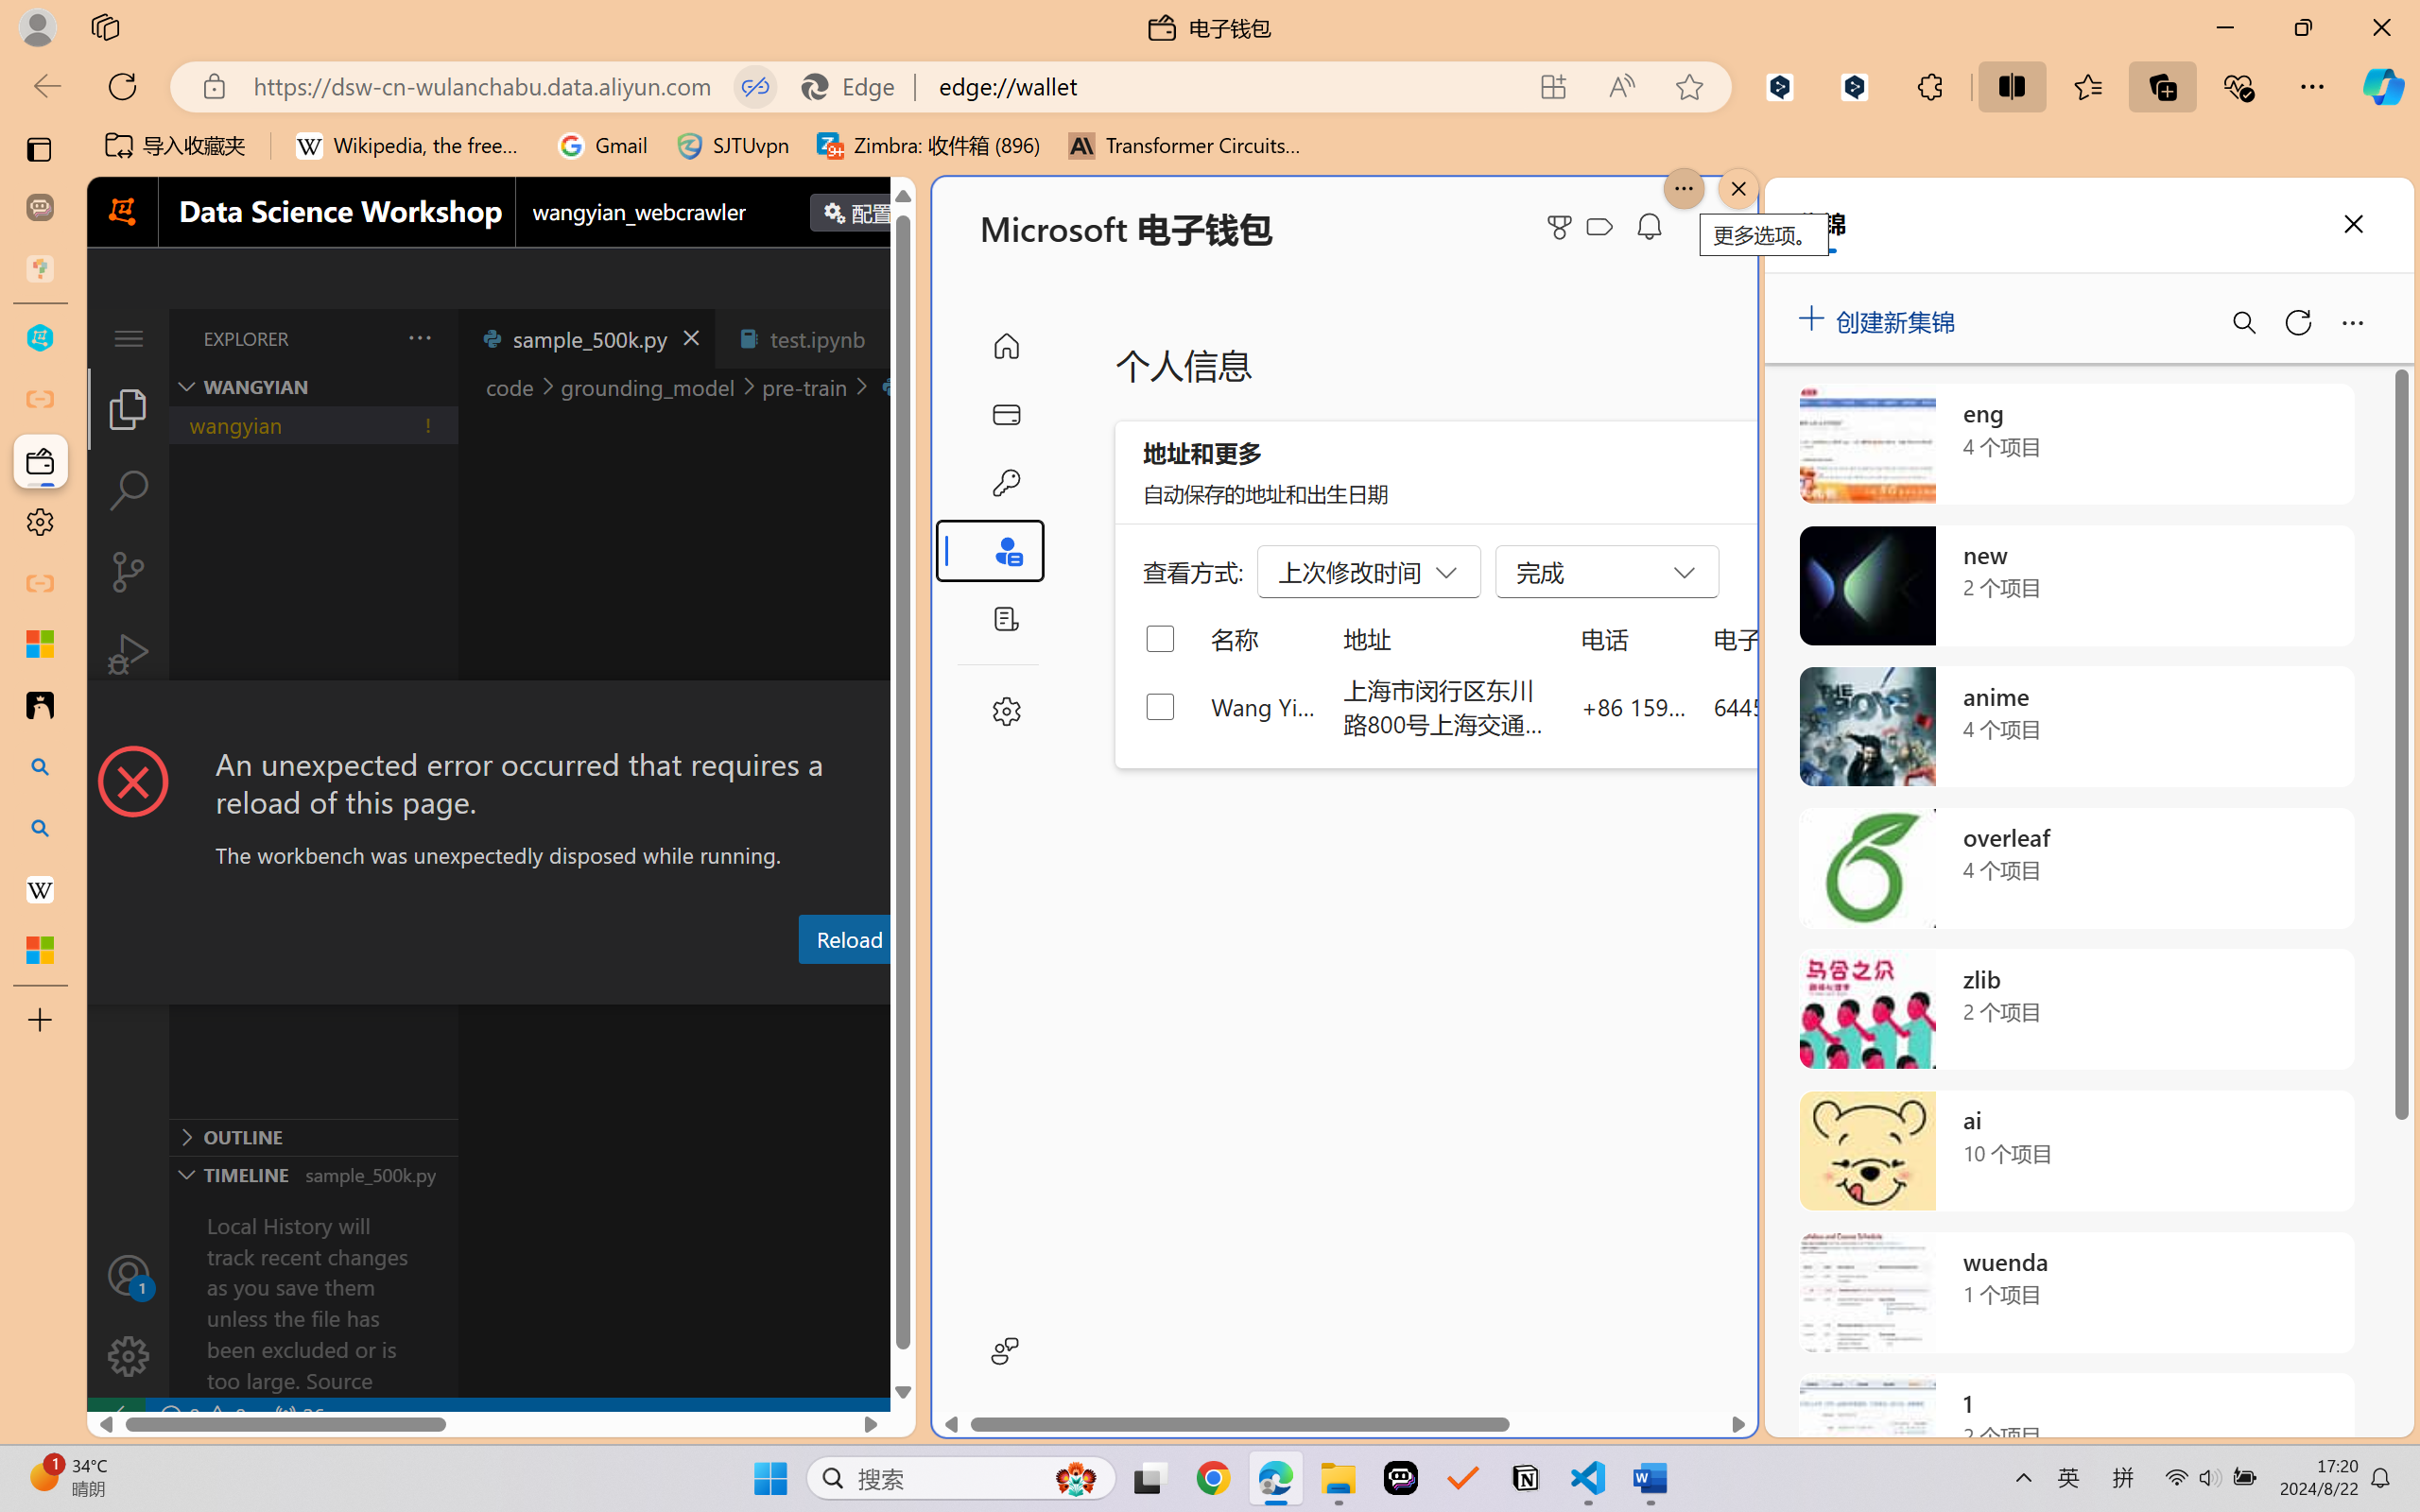 The image size is (2420, 1512). Describe the element at coordinates (313, 386) in the screenshot. I see `'Explorer Section: wangyian'` at that location.